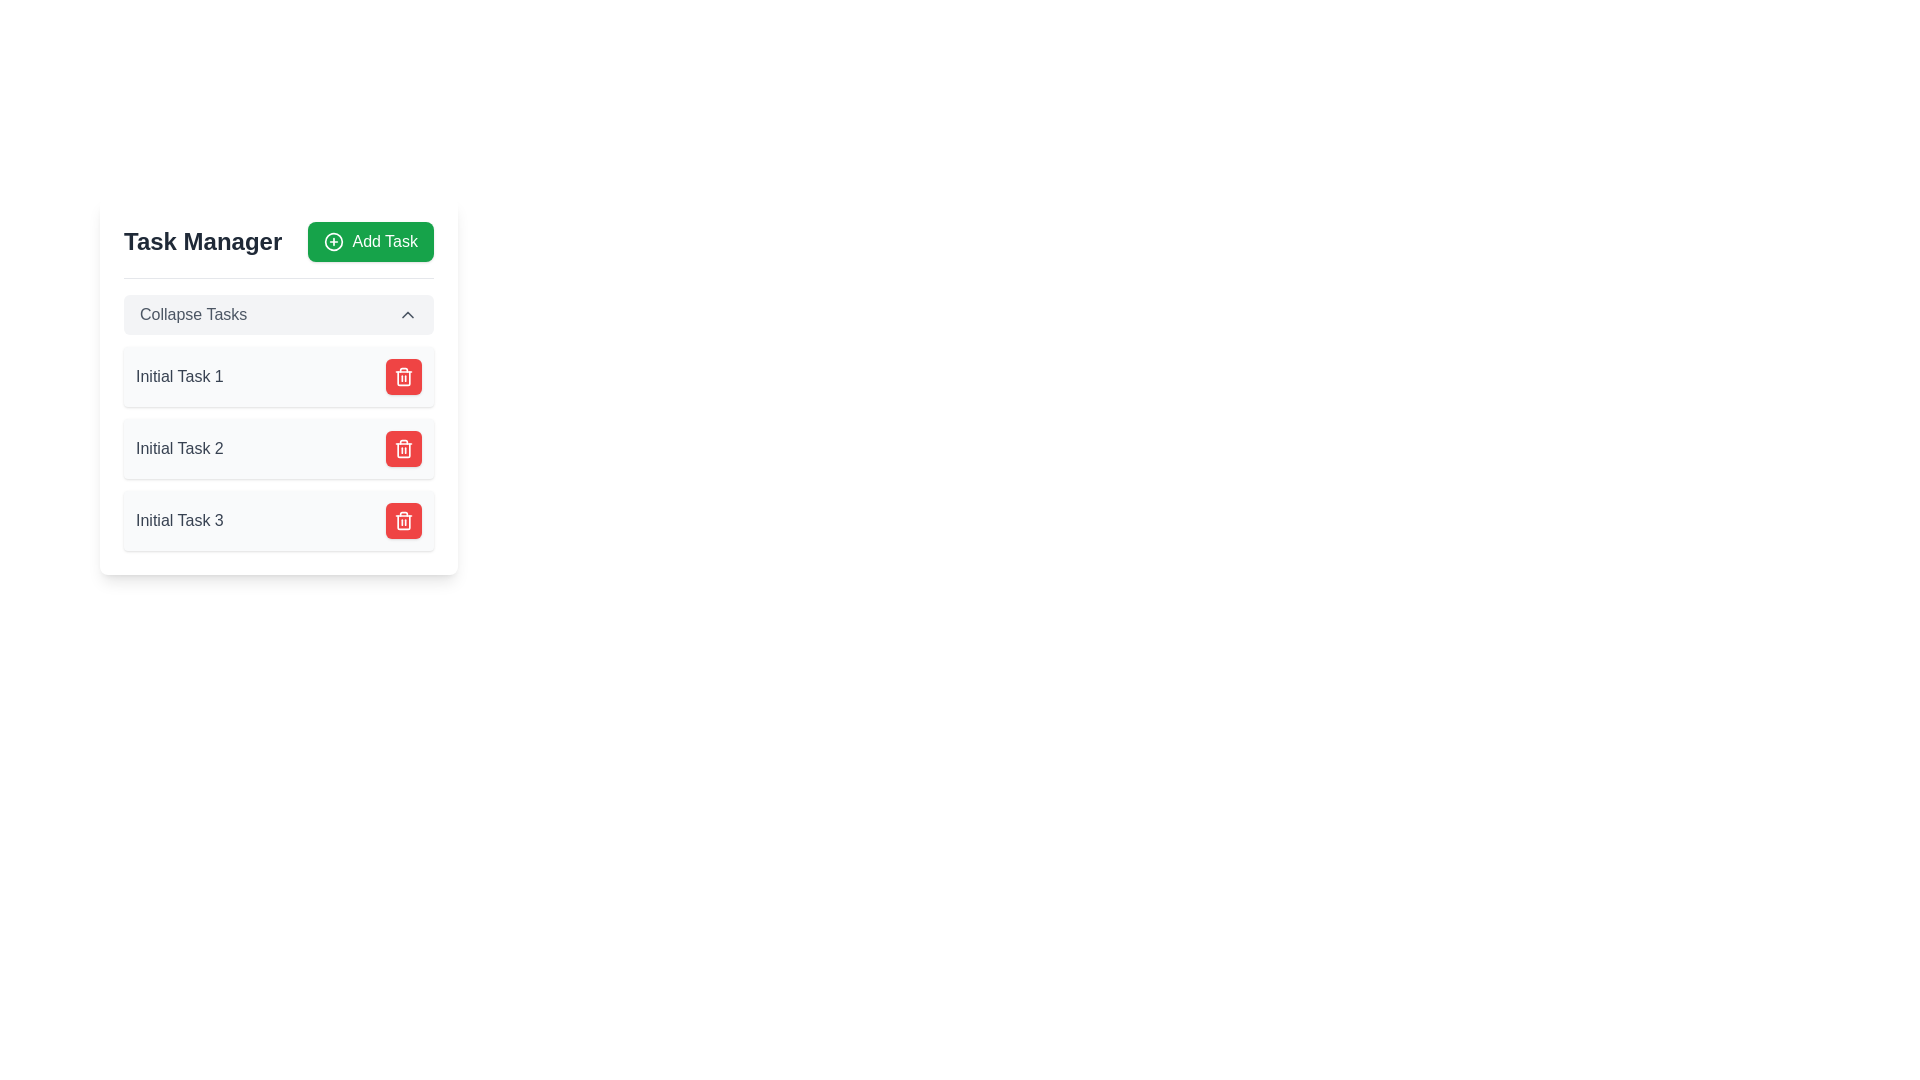 The width and height of the screenshot is (1920, 1080). Describe the element at coordinates (402, 378) in the screenshot. I see `the middle delete button for a task entry, which is represented by a red SVG icon for the delete action` at that location.